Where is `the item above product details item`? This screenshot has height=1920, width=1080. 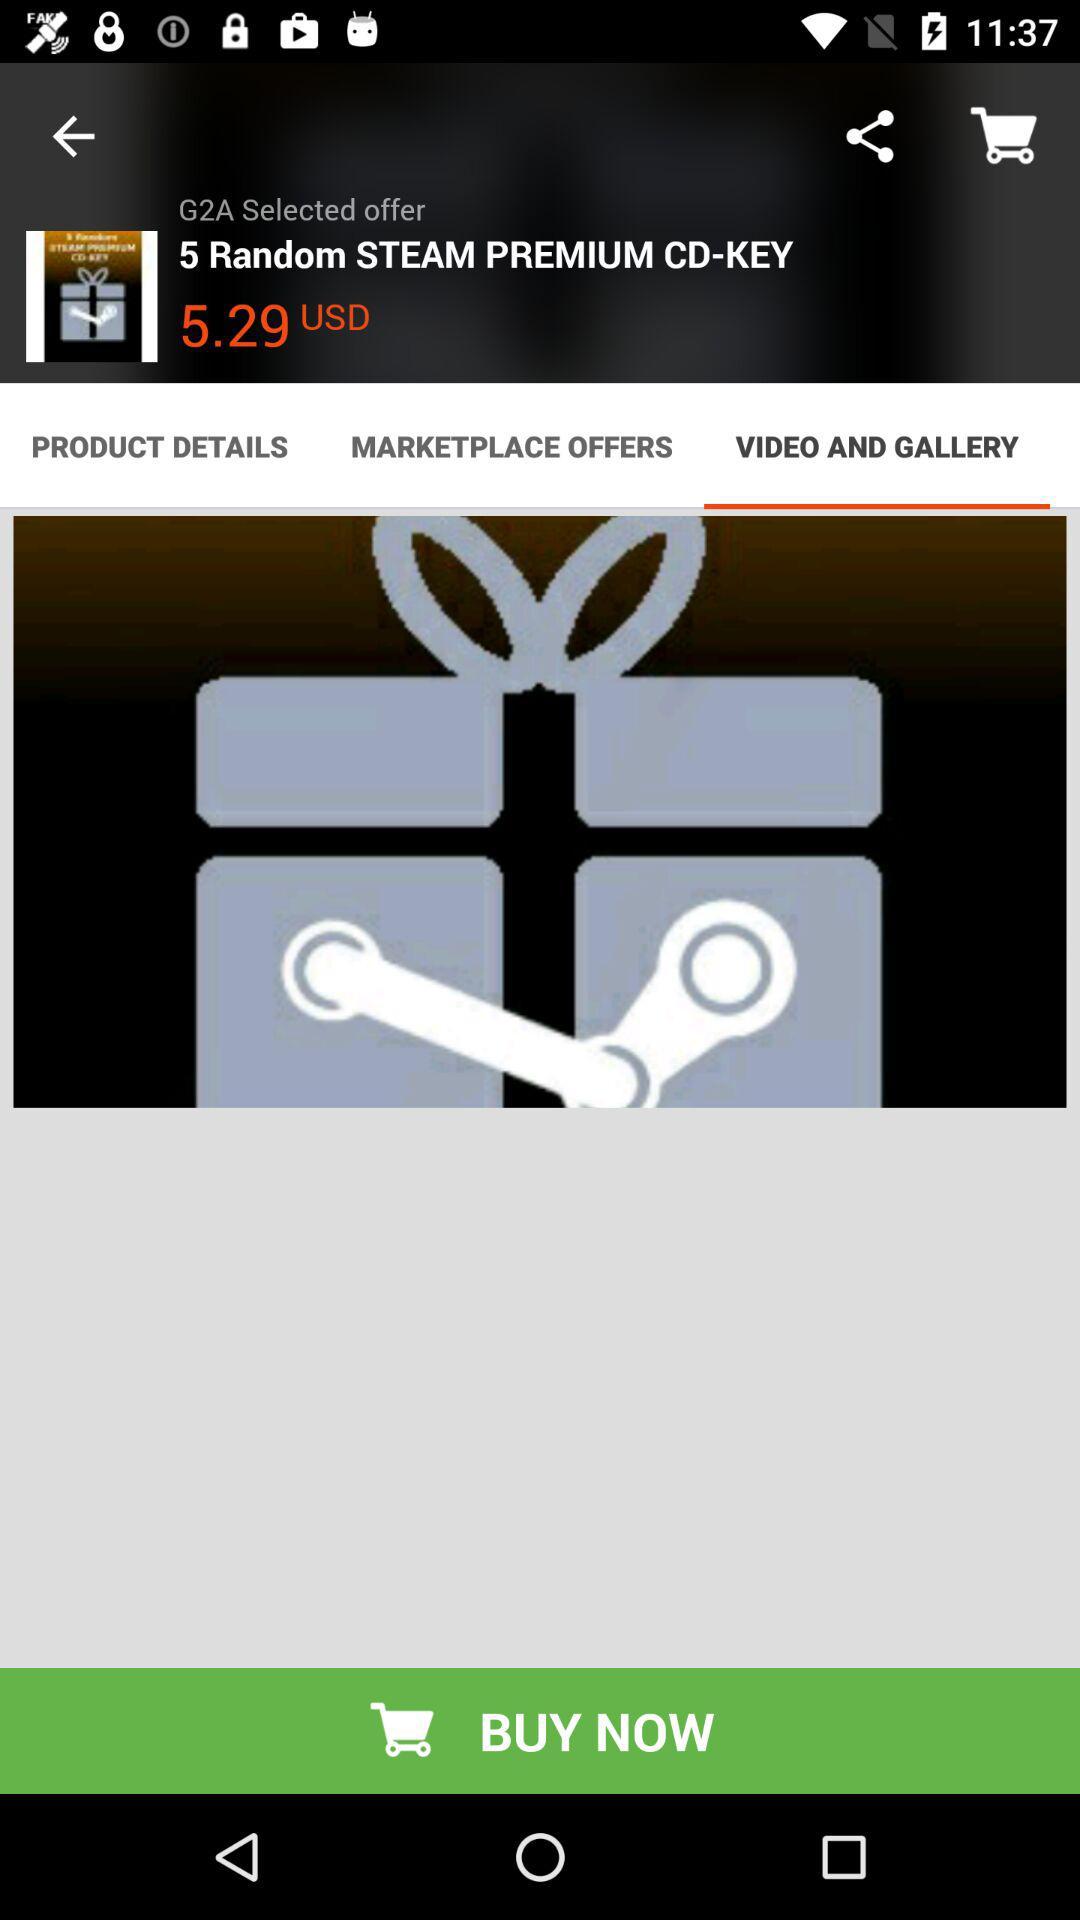
the item above product details item is located at coordinates (72, 135).